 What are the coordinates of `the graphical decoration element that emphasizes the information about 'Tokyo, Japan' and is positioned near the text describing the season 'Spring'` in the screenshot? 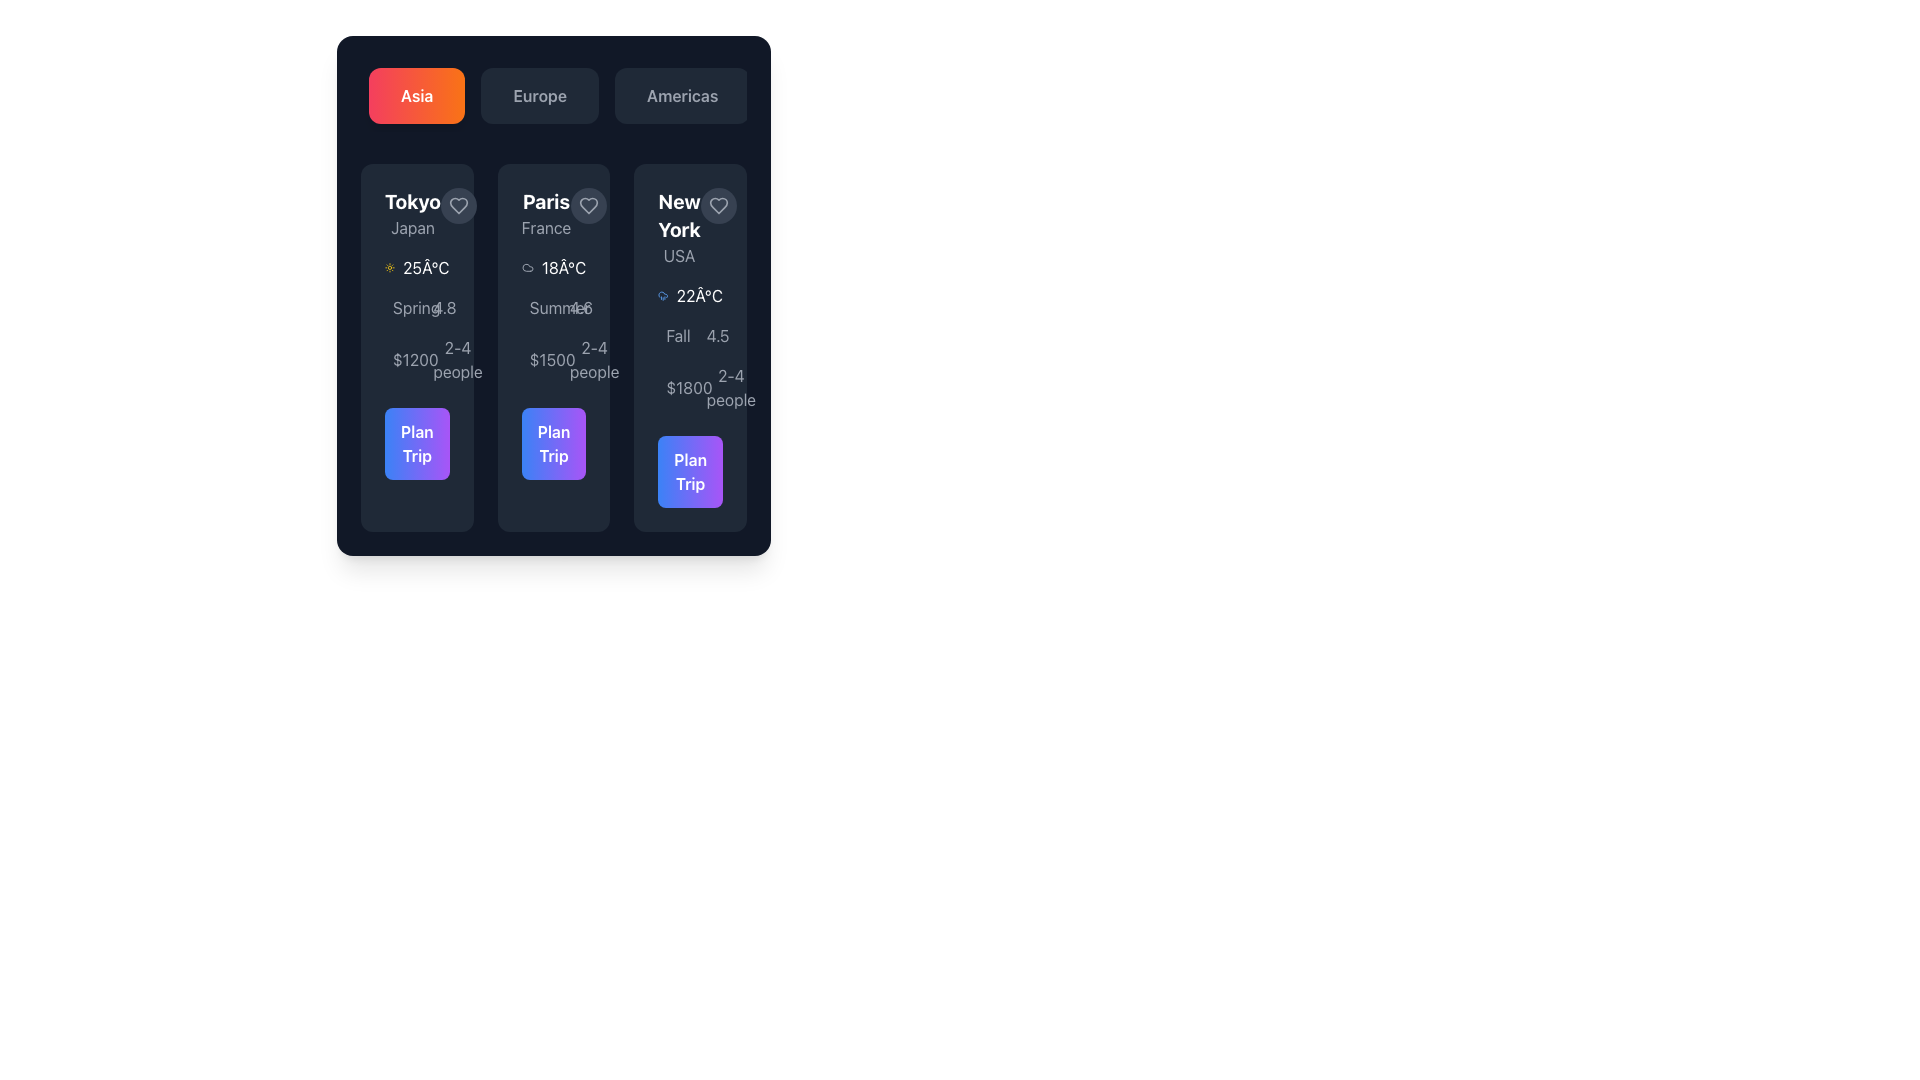 It's located at (397, 312).